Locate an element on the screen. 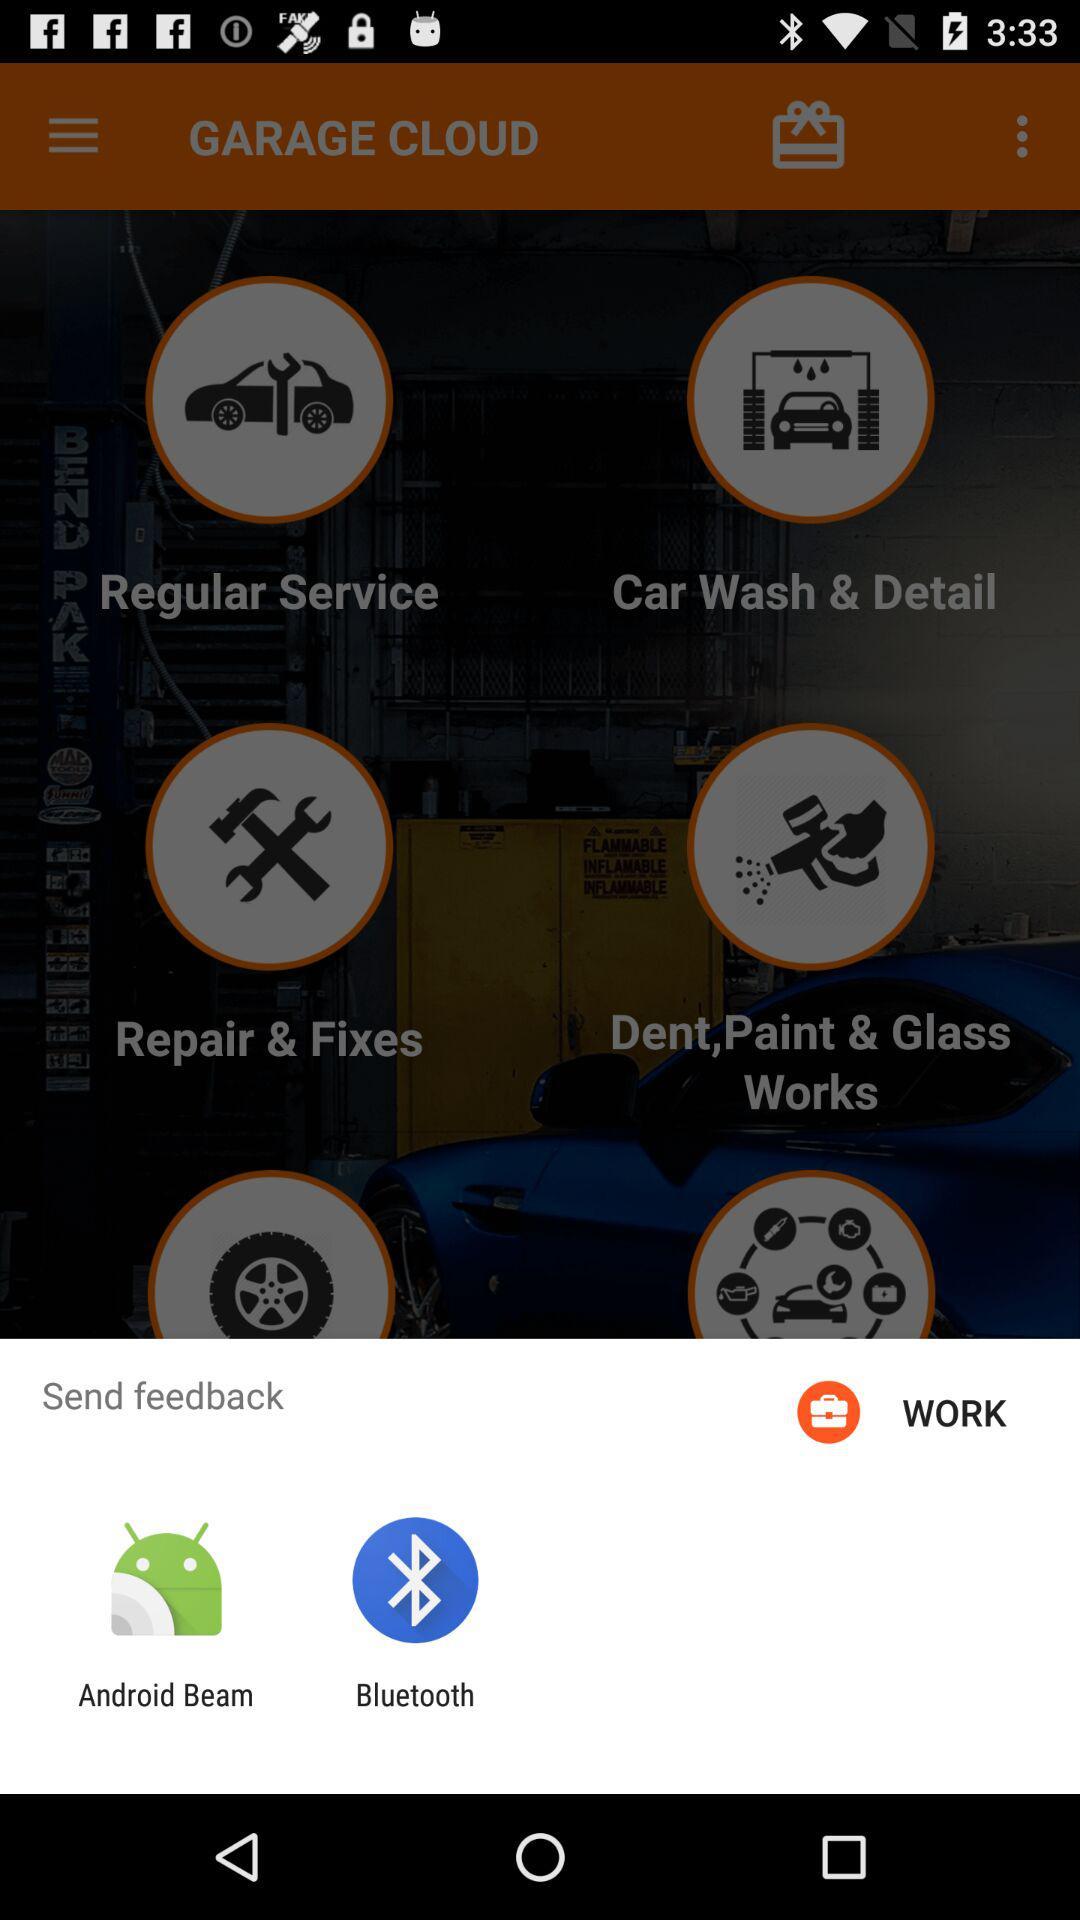  android beam app is located at coordinates (165, 1711).